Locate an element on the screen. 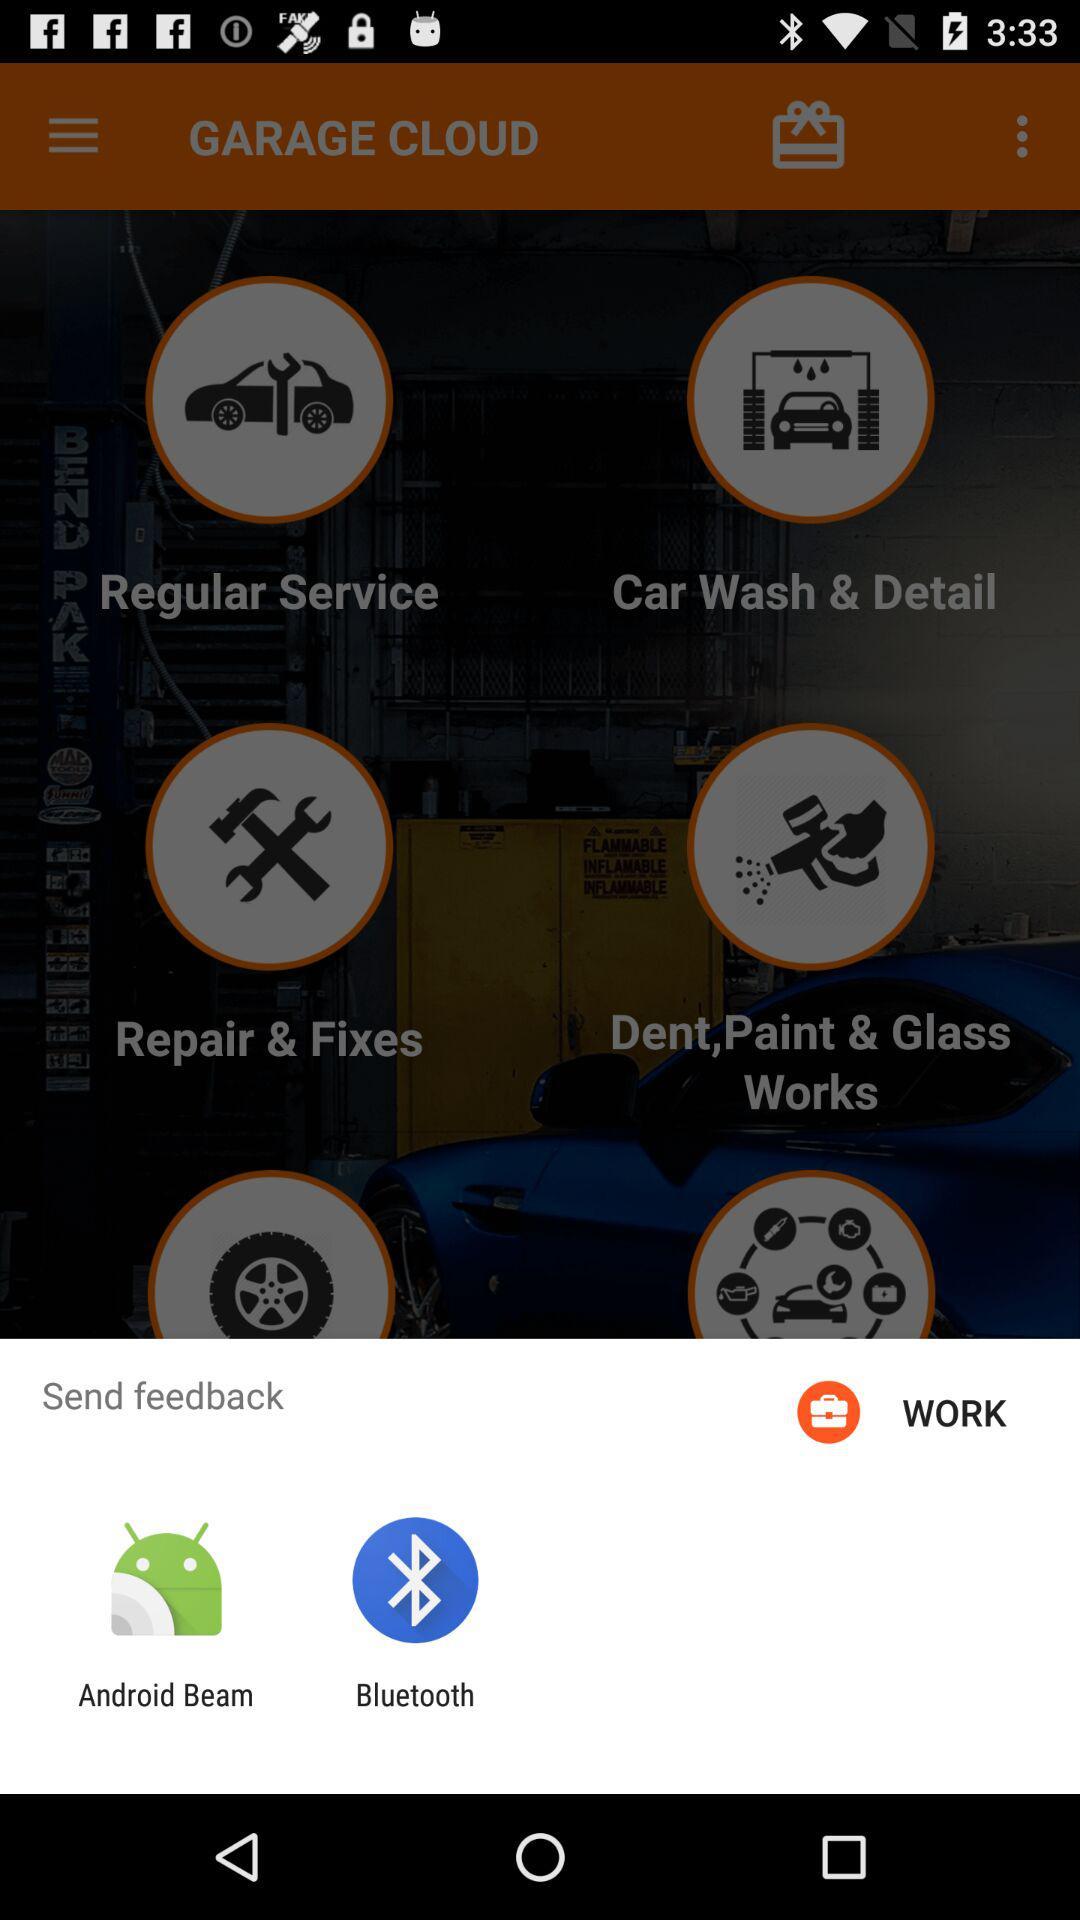  android beam app is located at coordinates (165, 1711).